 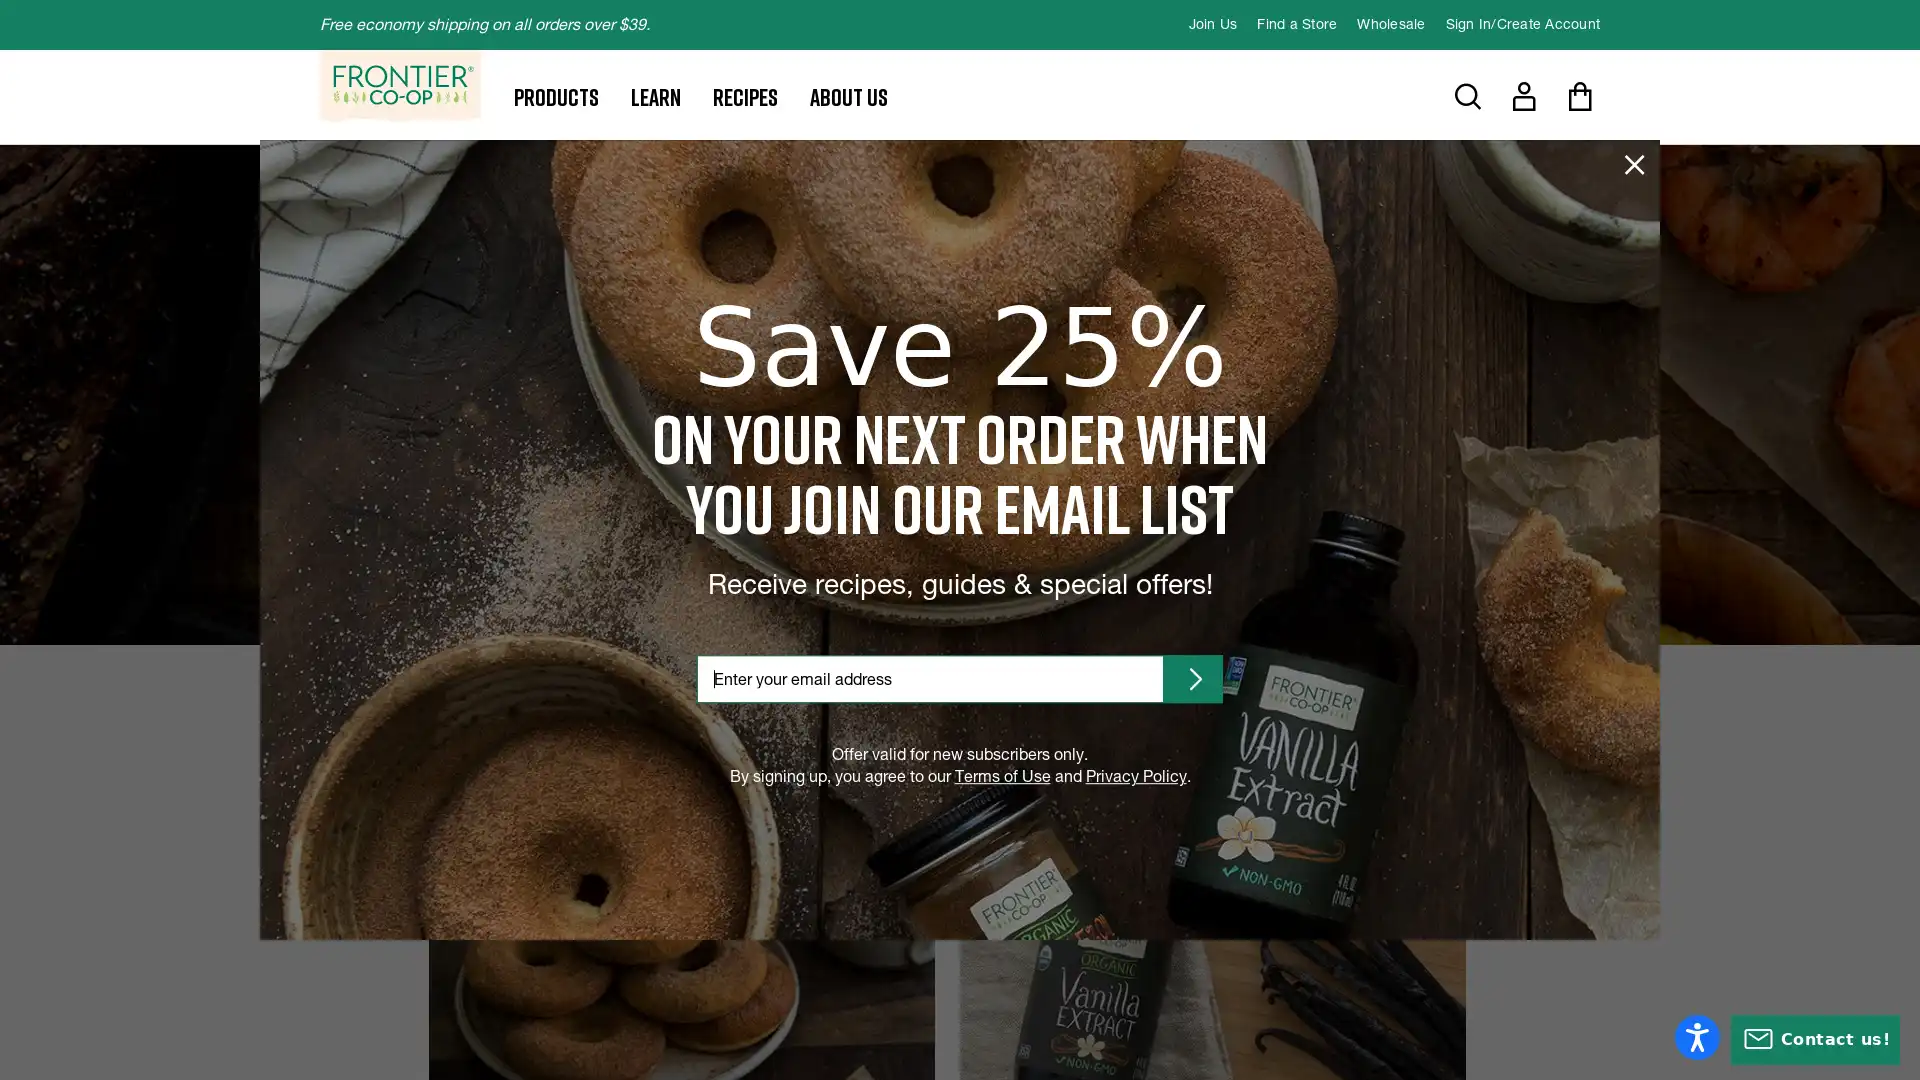 I want to click on Products, so click(x=556, y=96).